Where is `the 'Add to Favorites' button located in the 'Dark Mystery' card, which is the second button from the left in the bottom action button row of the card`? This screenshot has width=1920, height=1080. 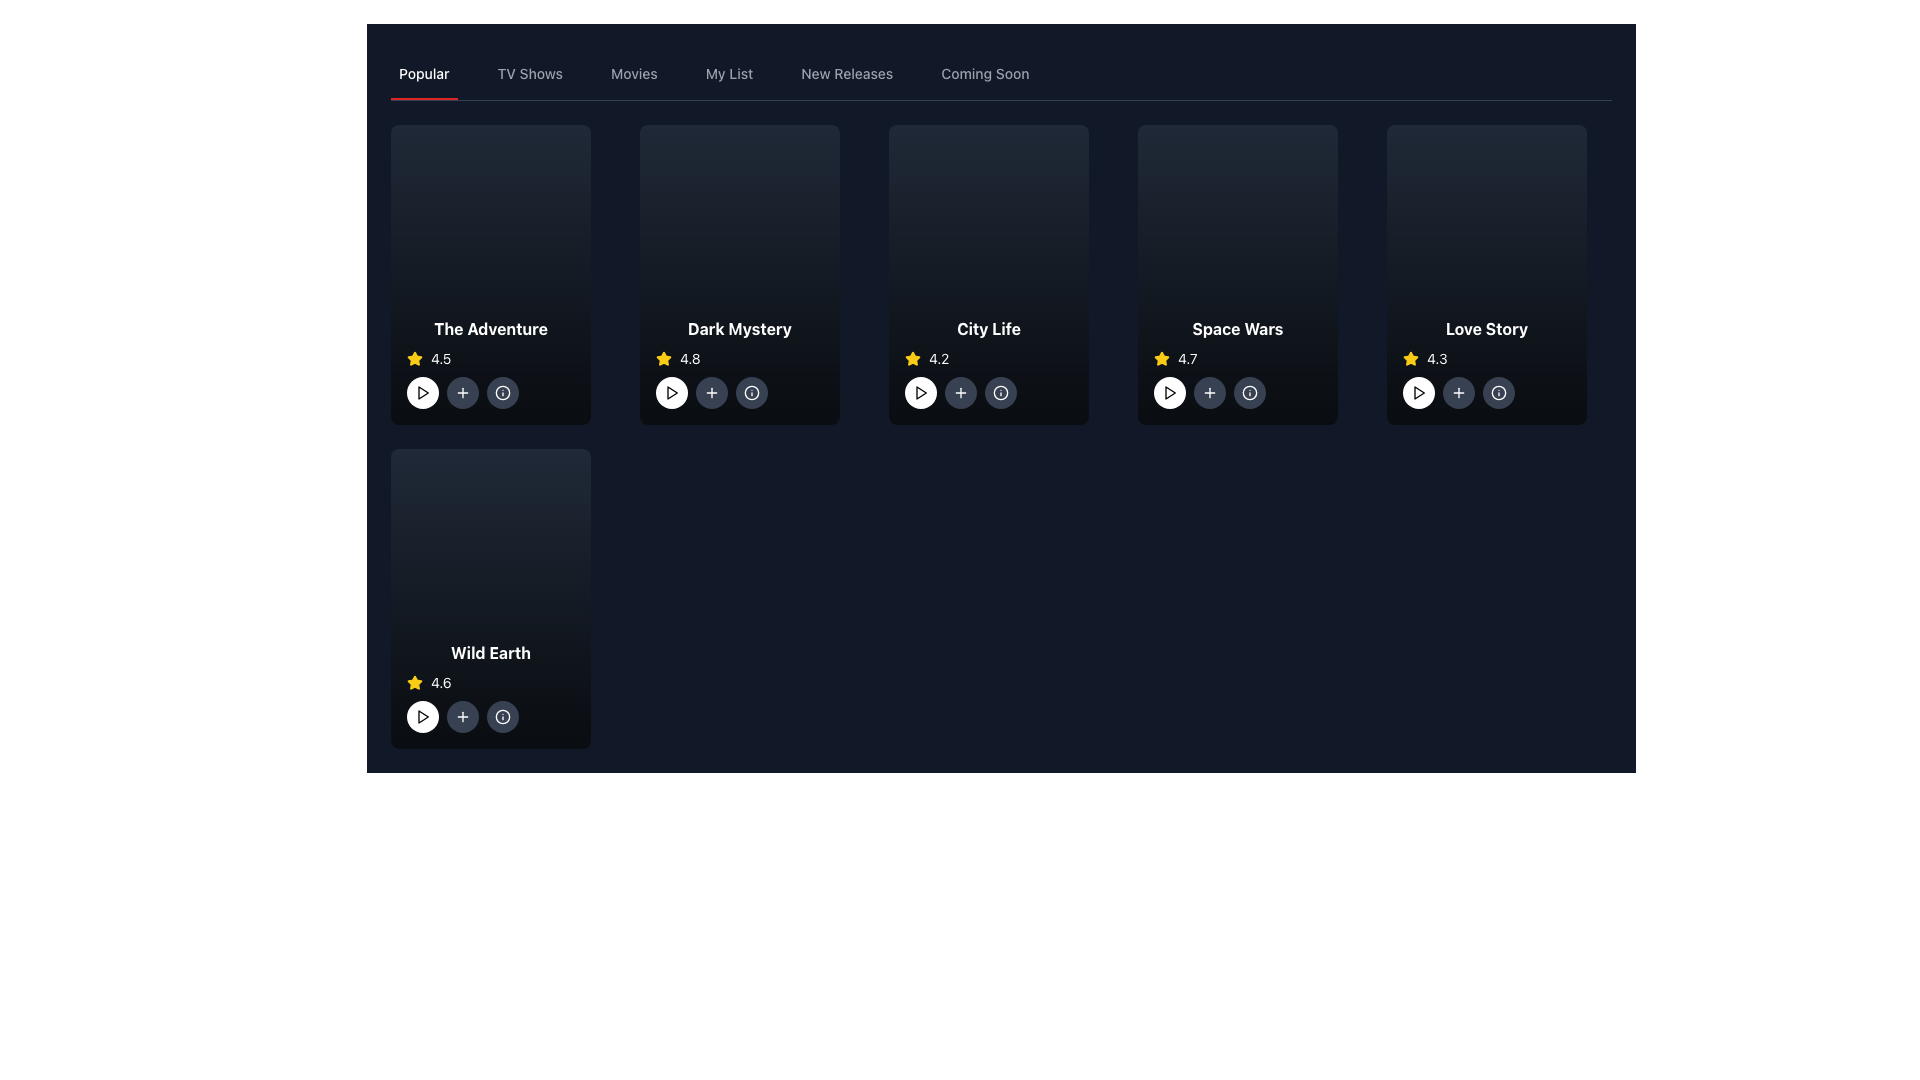
the 'Add to Favorites' button located in the 'Dark Mystery' card, which is the second button from the left in the bottom action button row of the card is located at coordinates (711, 393).